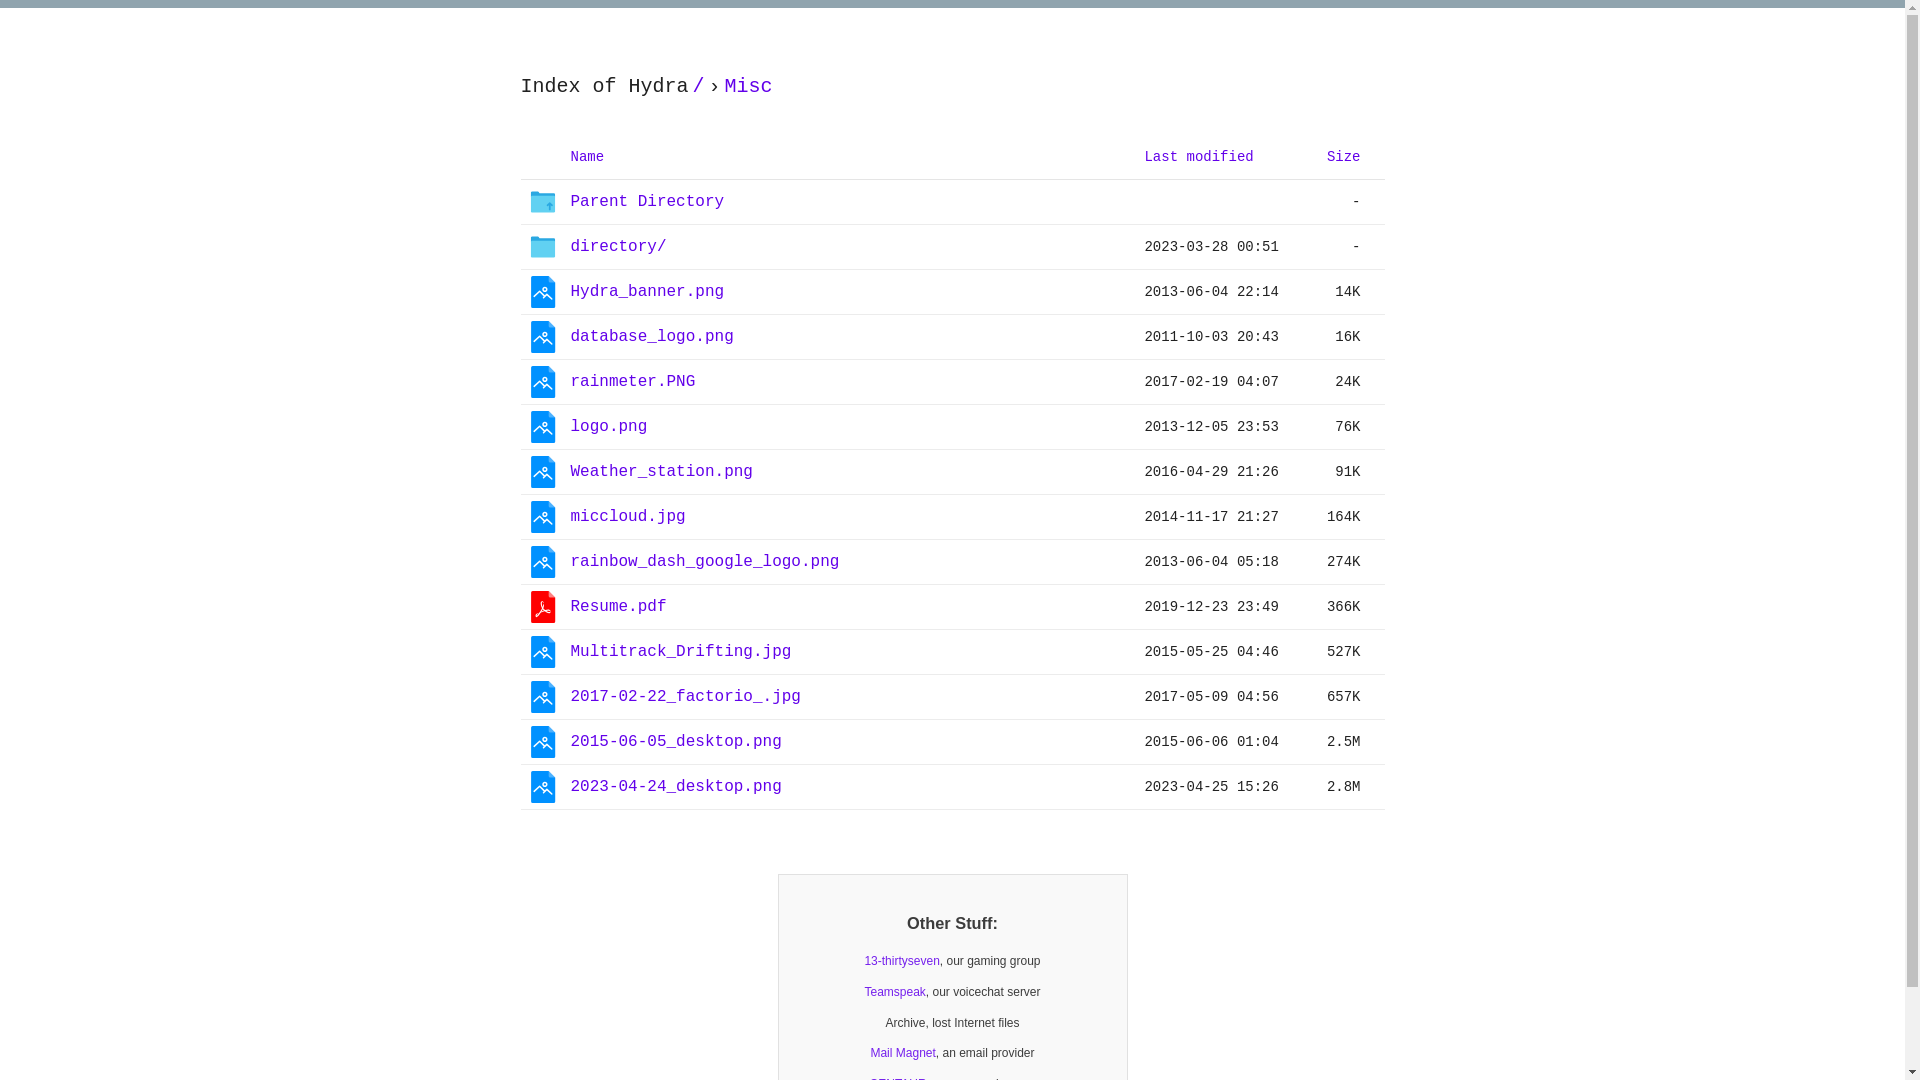 This screenshot has width=1920, height=1080. Describe the element at coordinates (900, 960) in the screenshot. I see `'13-thirtyseven'` at that location.